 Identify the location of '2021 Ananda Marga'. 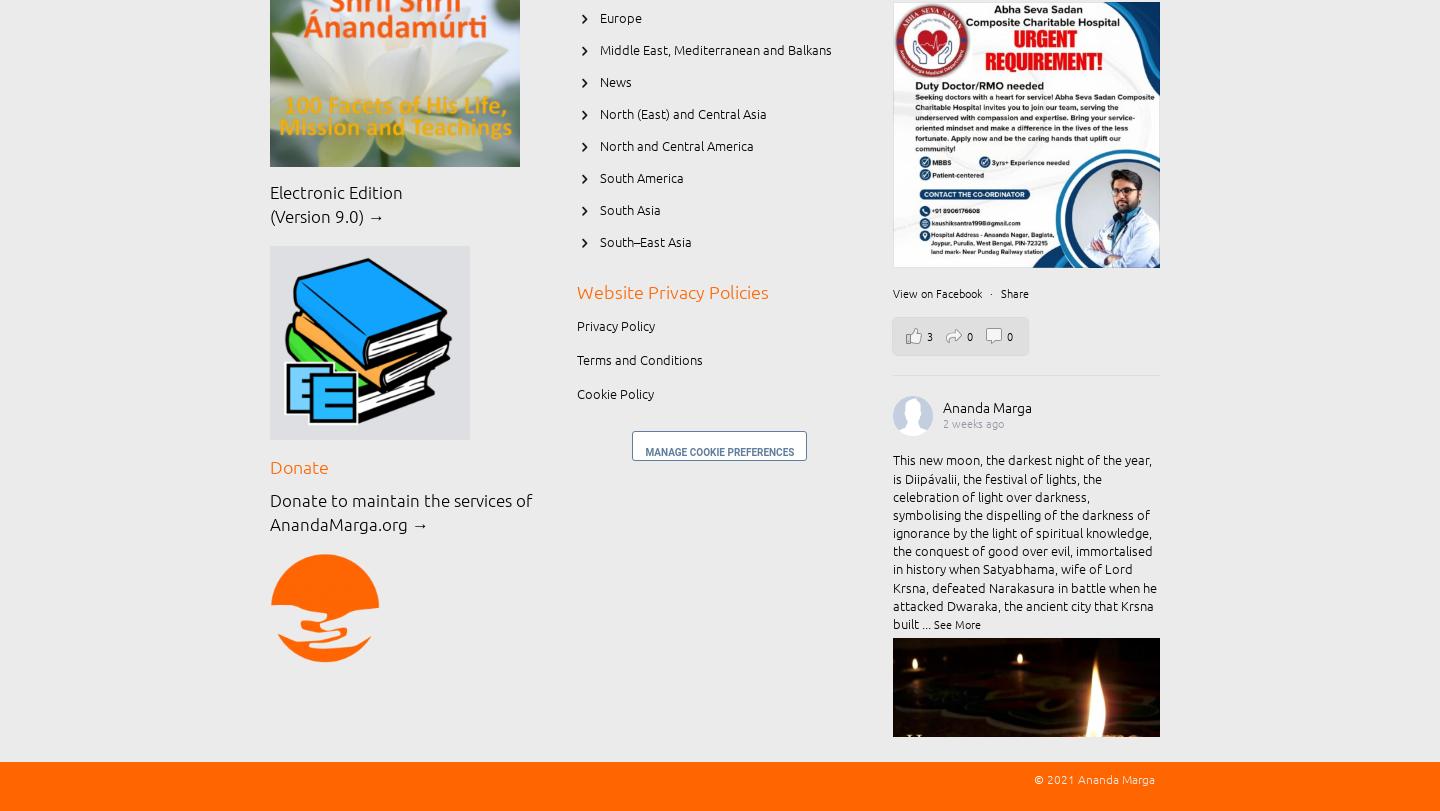
(1100, 779).